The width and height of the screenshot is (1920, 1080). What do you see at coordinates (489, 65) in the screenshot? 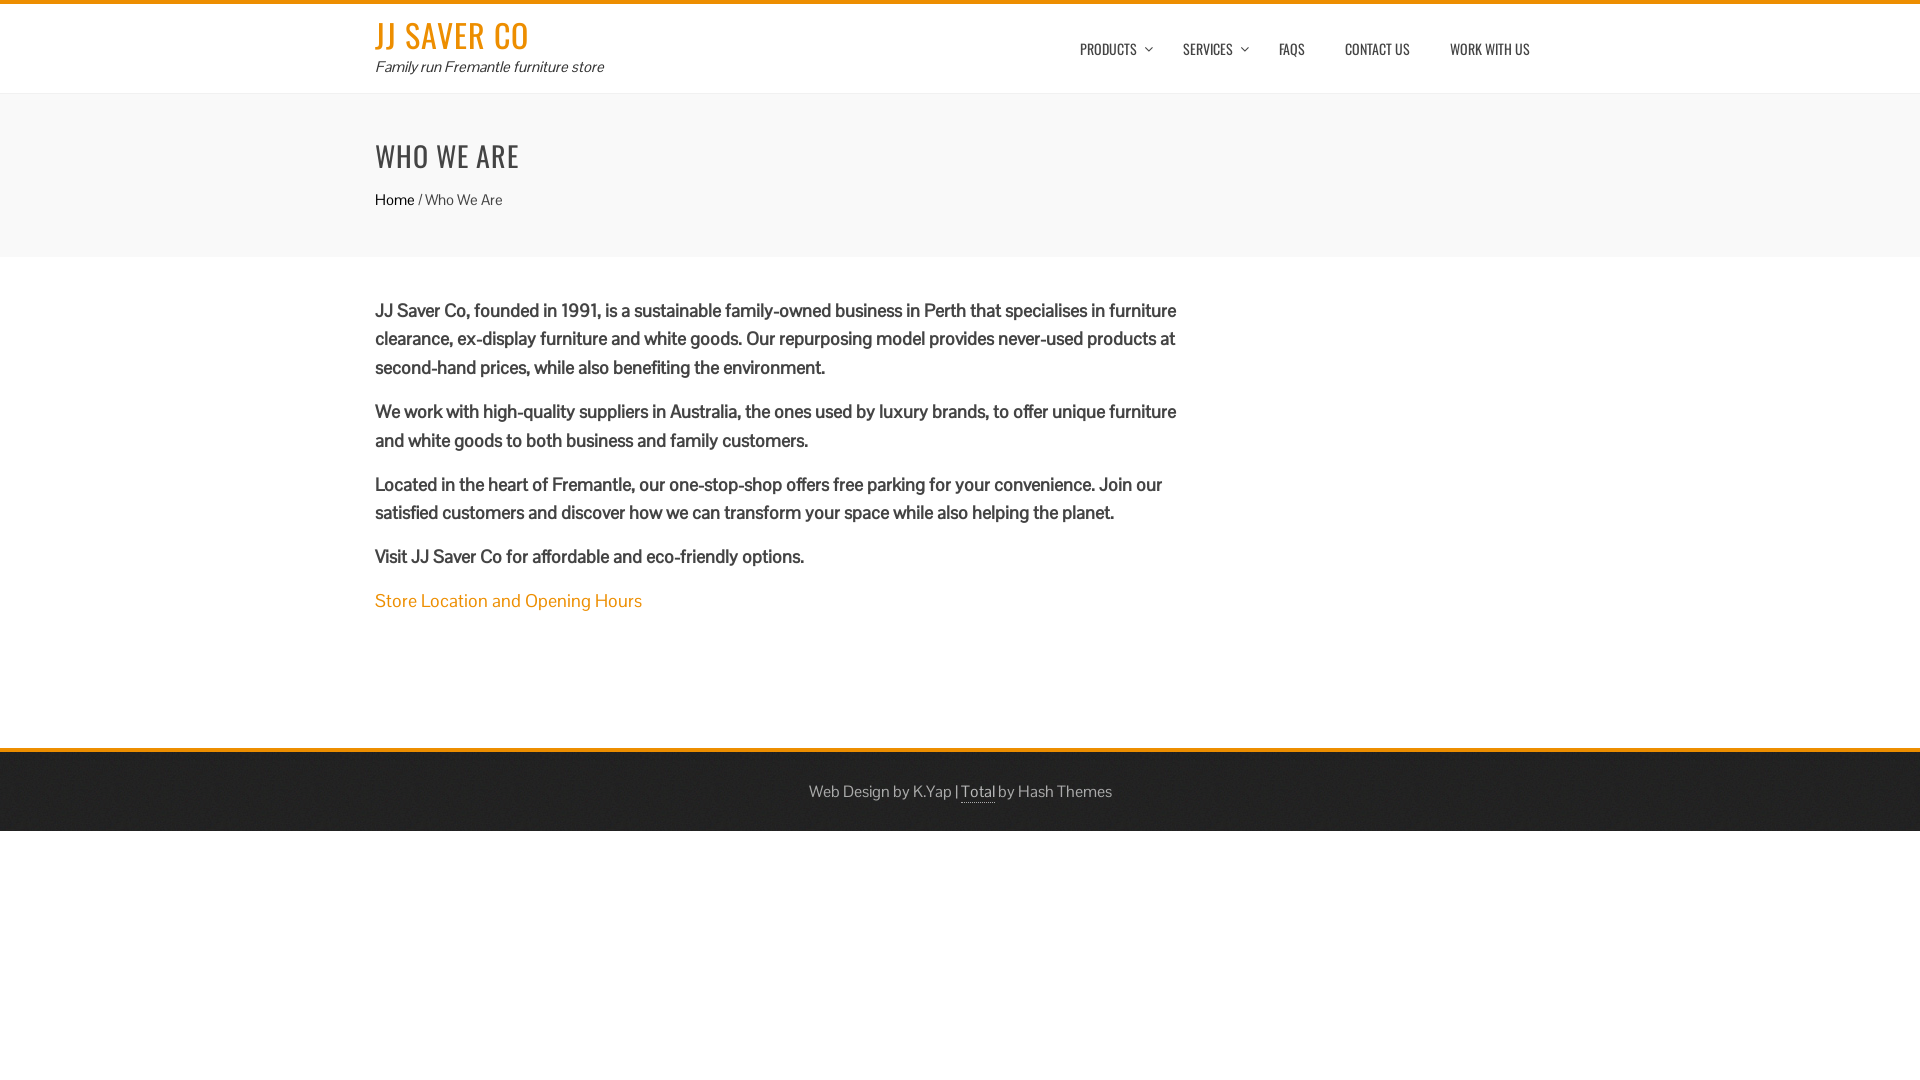
I see `'Family run Fremantle furniture store'` at bounding box center [489, 65].